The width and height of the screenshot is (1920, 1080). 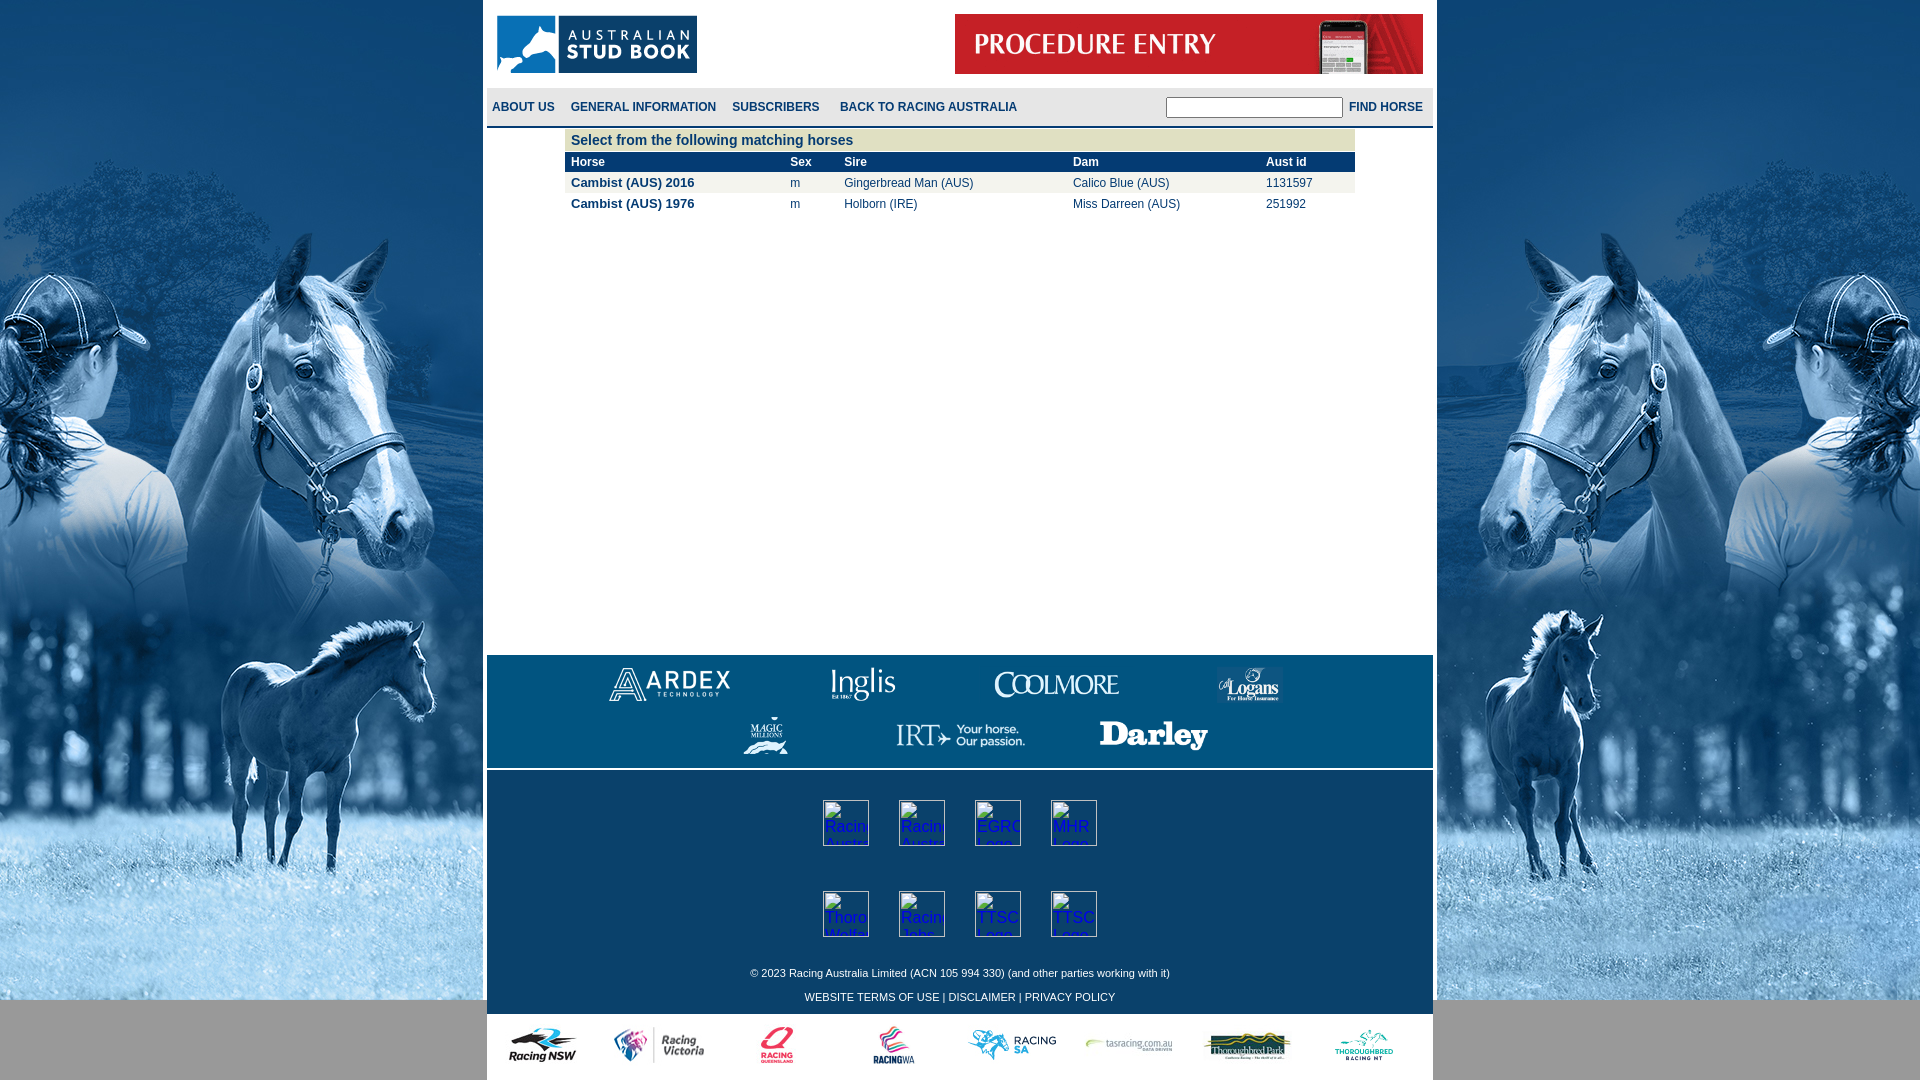 What do you see at coordinates (1128, 1044) in the screenshot?
I see `'TASRacing'` at bounding box center [1128, 1044].